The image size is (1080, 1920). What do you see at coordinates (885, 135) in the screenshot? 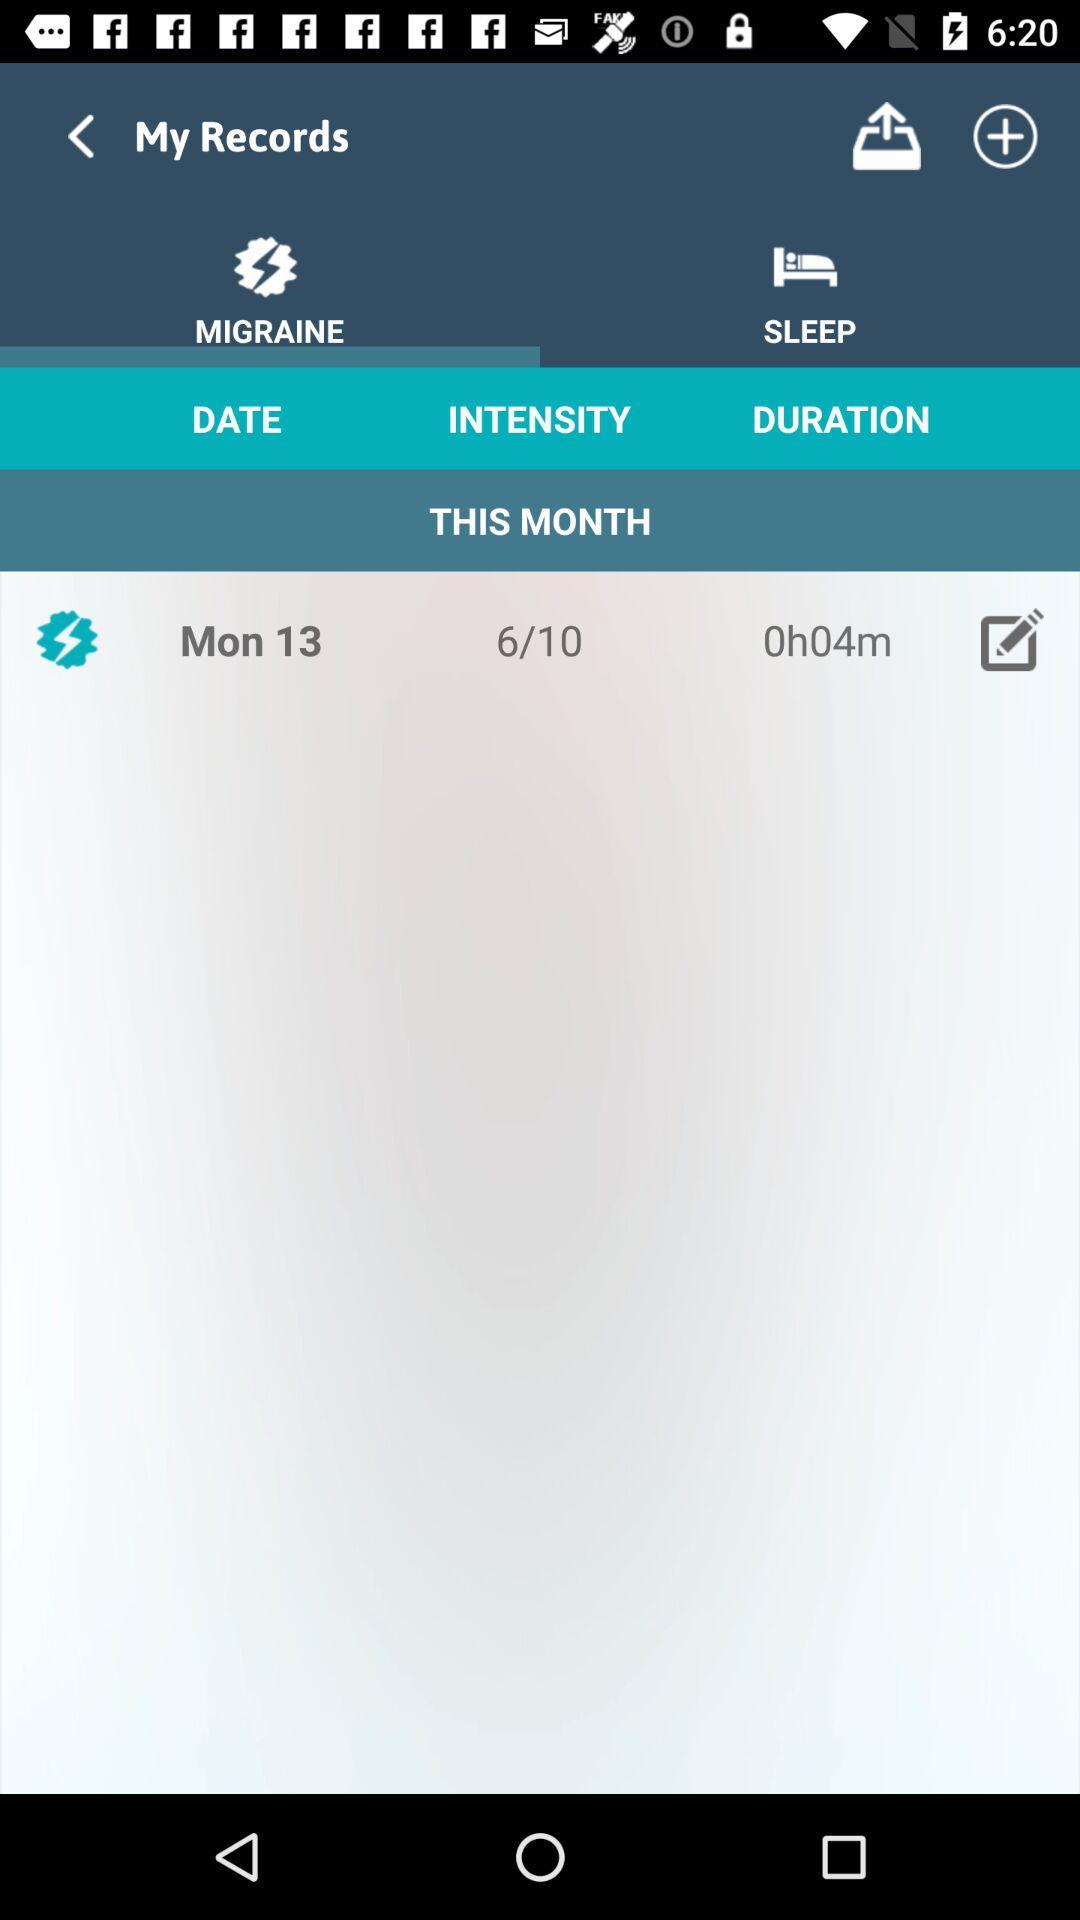
I see `export` at bounding box center [885, 135].